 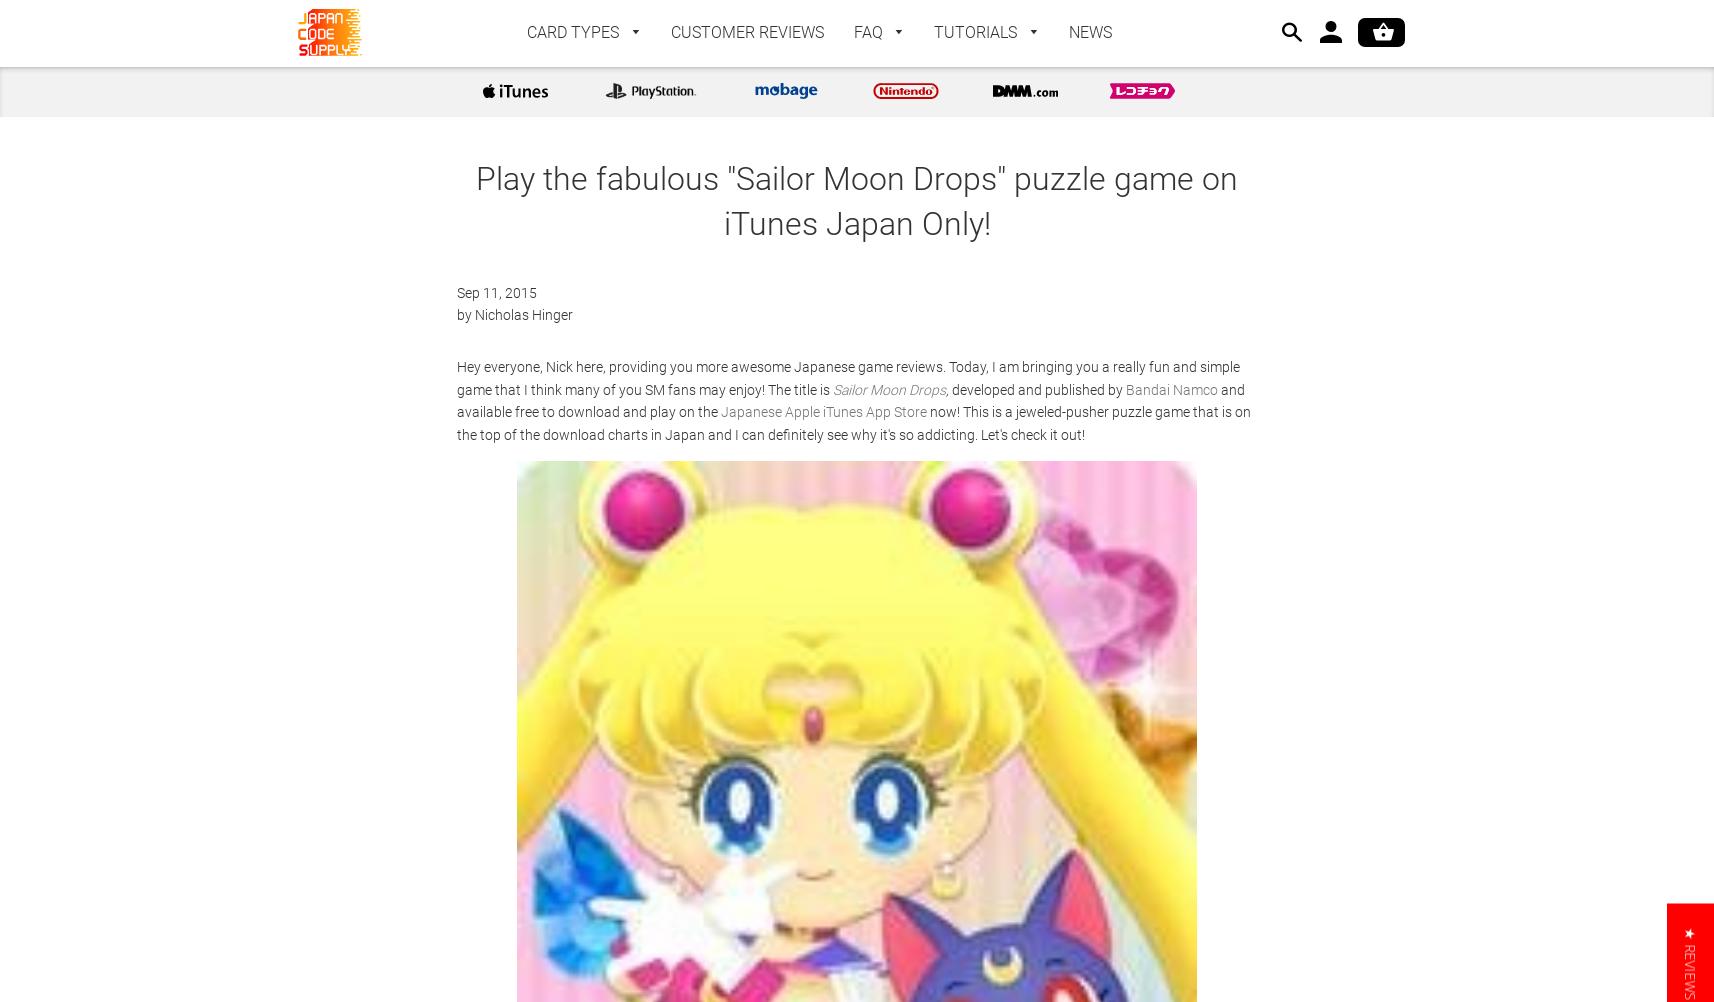 I want to click on 'TUTORIALS', so click(x=976, y=32).